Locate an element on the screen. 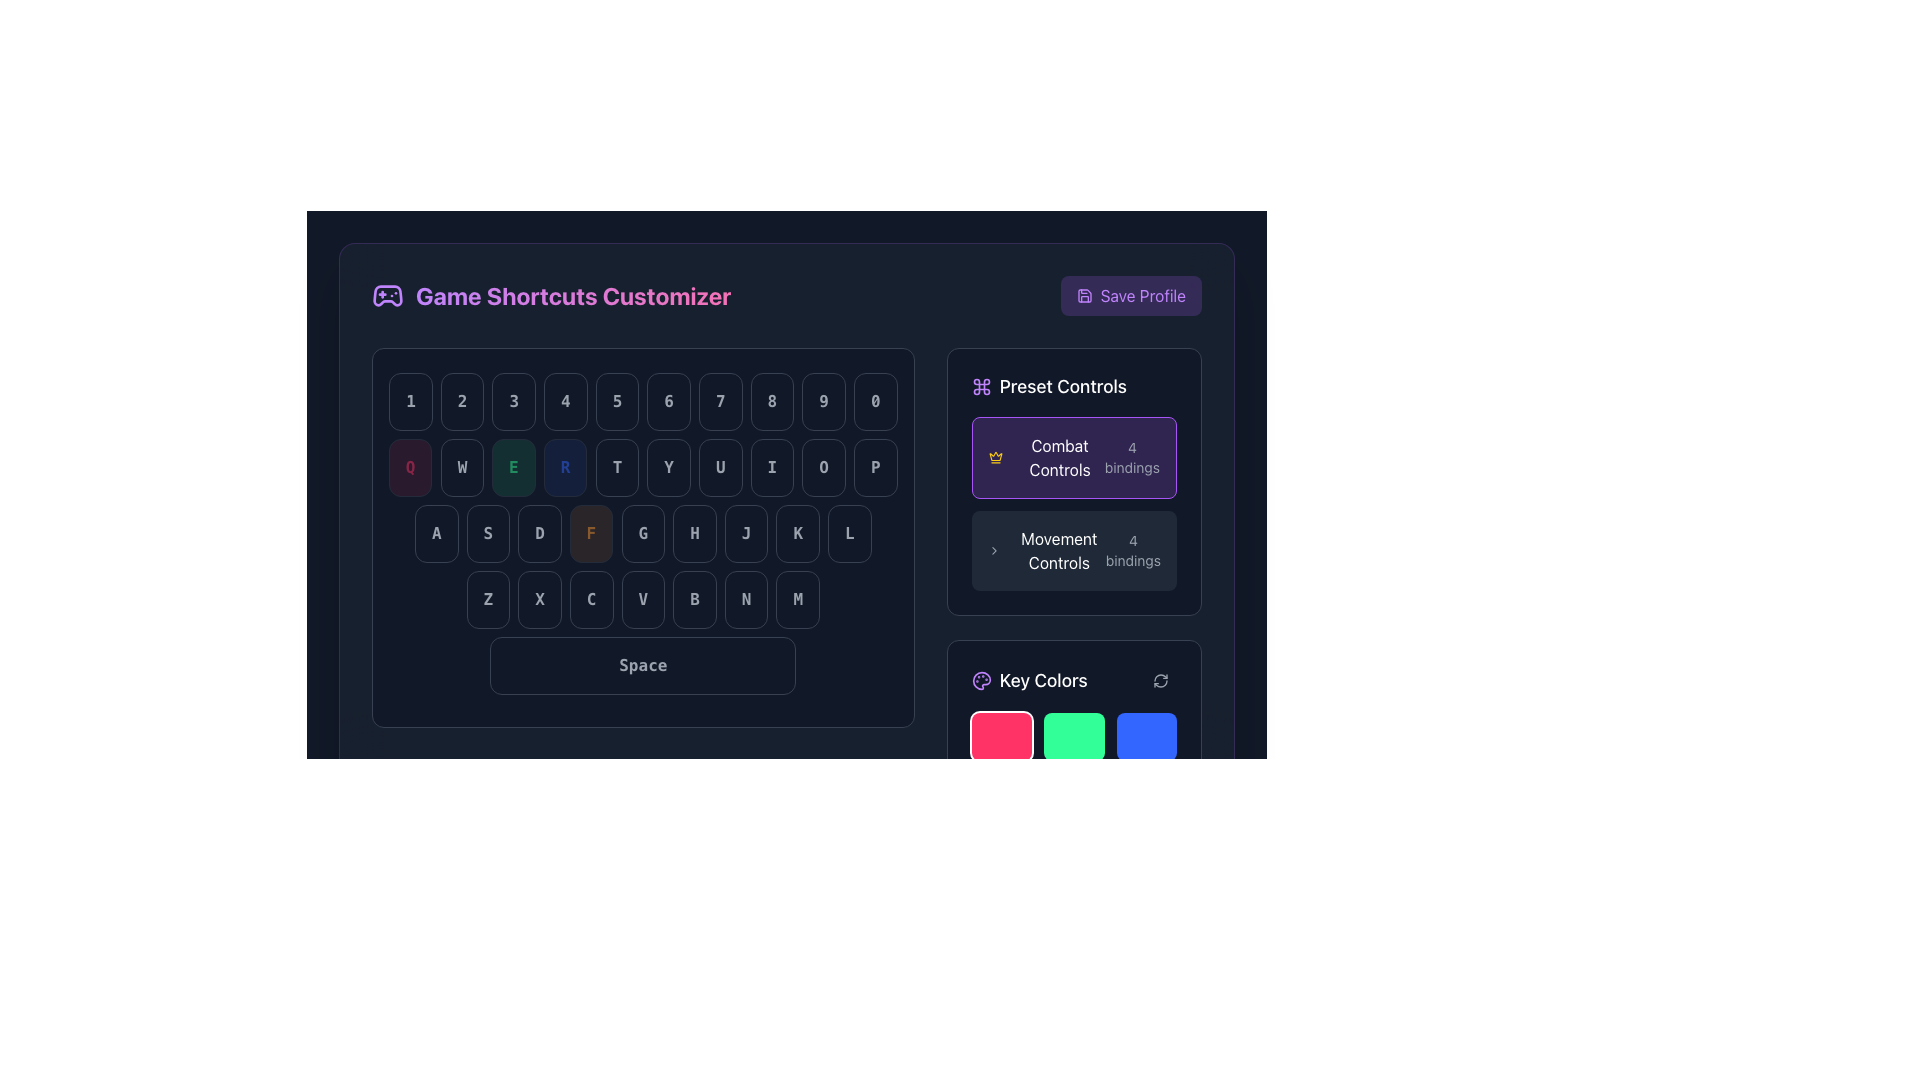 The height and width of the screenshot is (1080, 1920). the rounded rectangular button with a semi-transparent pink background and bold text 'Q' at the top and 'Ultimate Ability' below it to assign the key is located at coordinates (409, 467).